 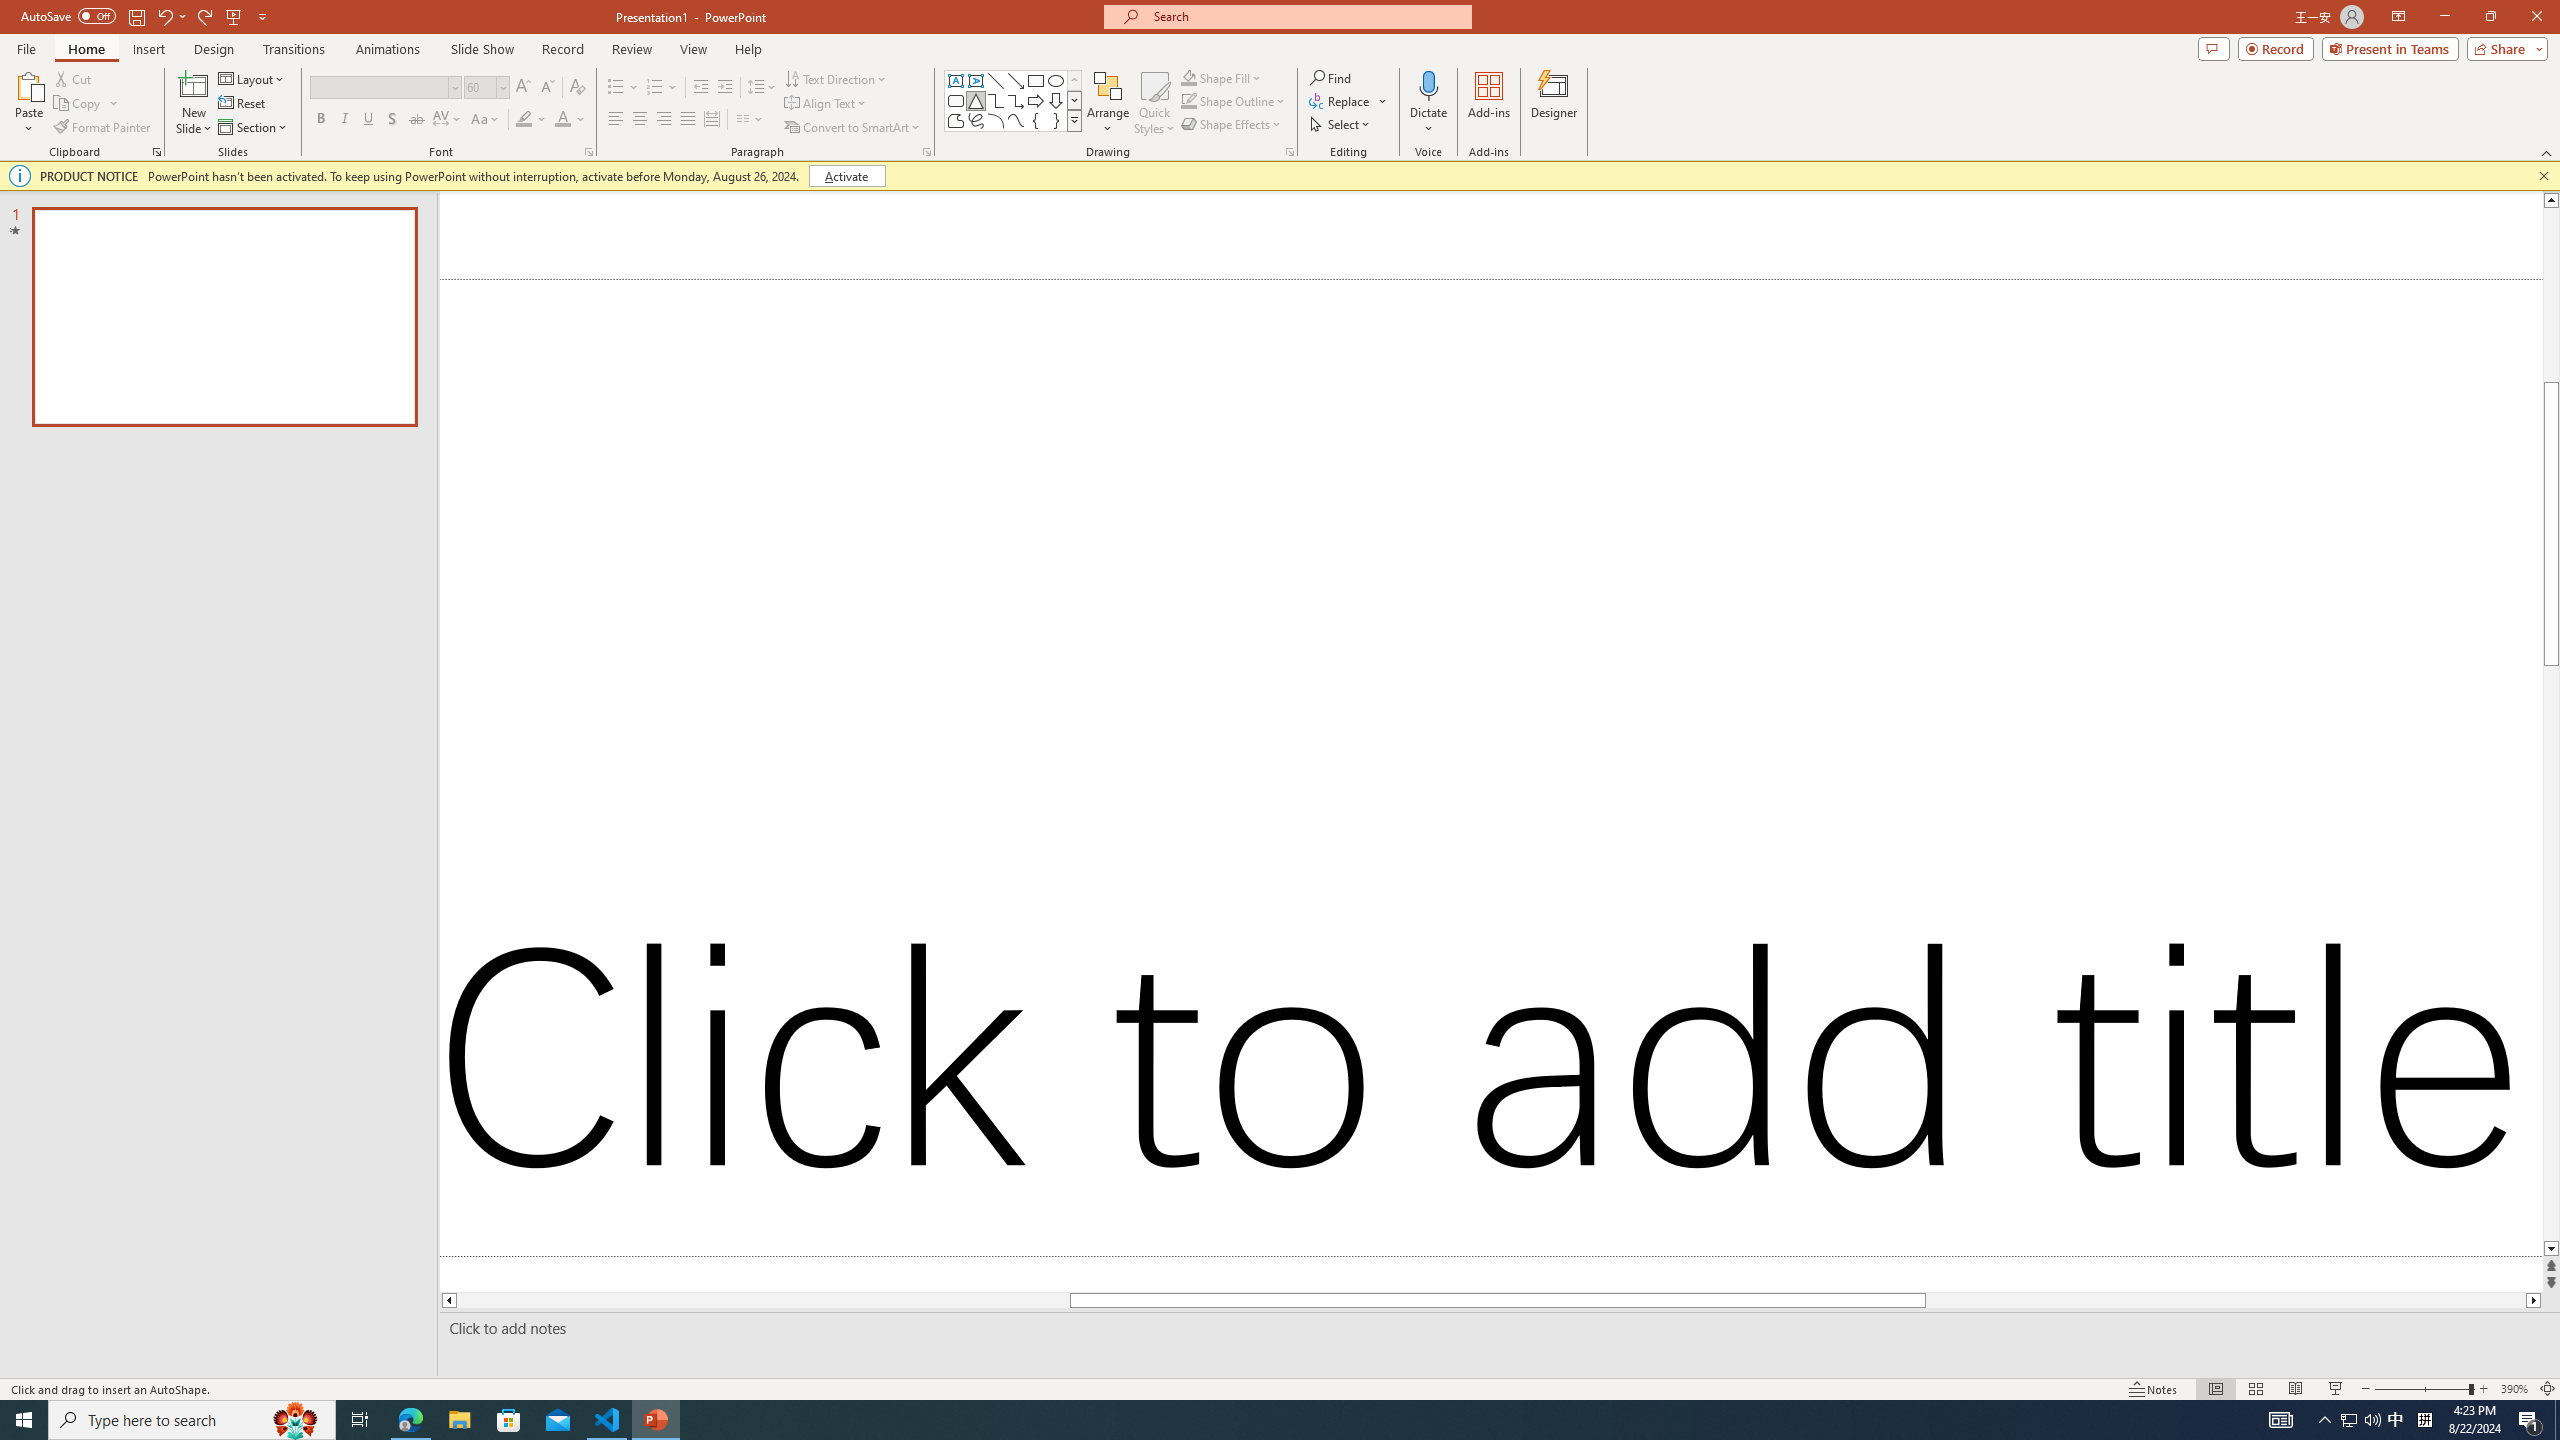 What do you see at coordinates (955, 80) in the screenshot?
I see `'Text Box'` at bounding box center [955, 80].